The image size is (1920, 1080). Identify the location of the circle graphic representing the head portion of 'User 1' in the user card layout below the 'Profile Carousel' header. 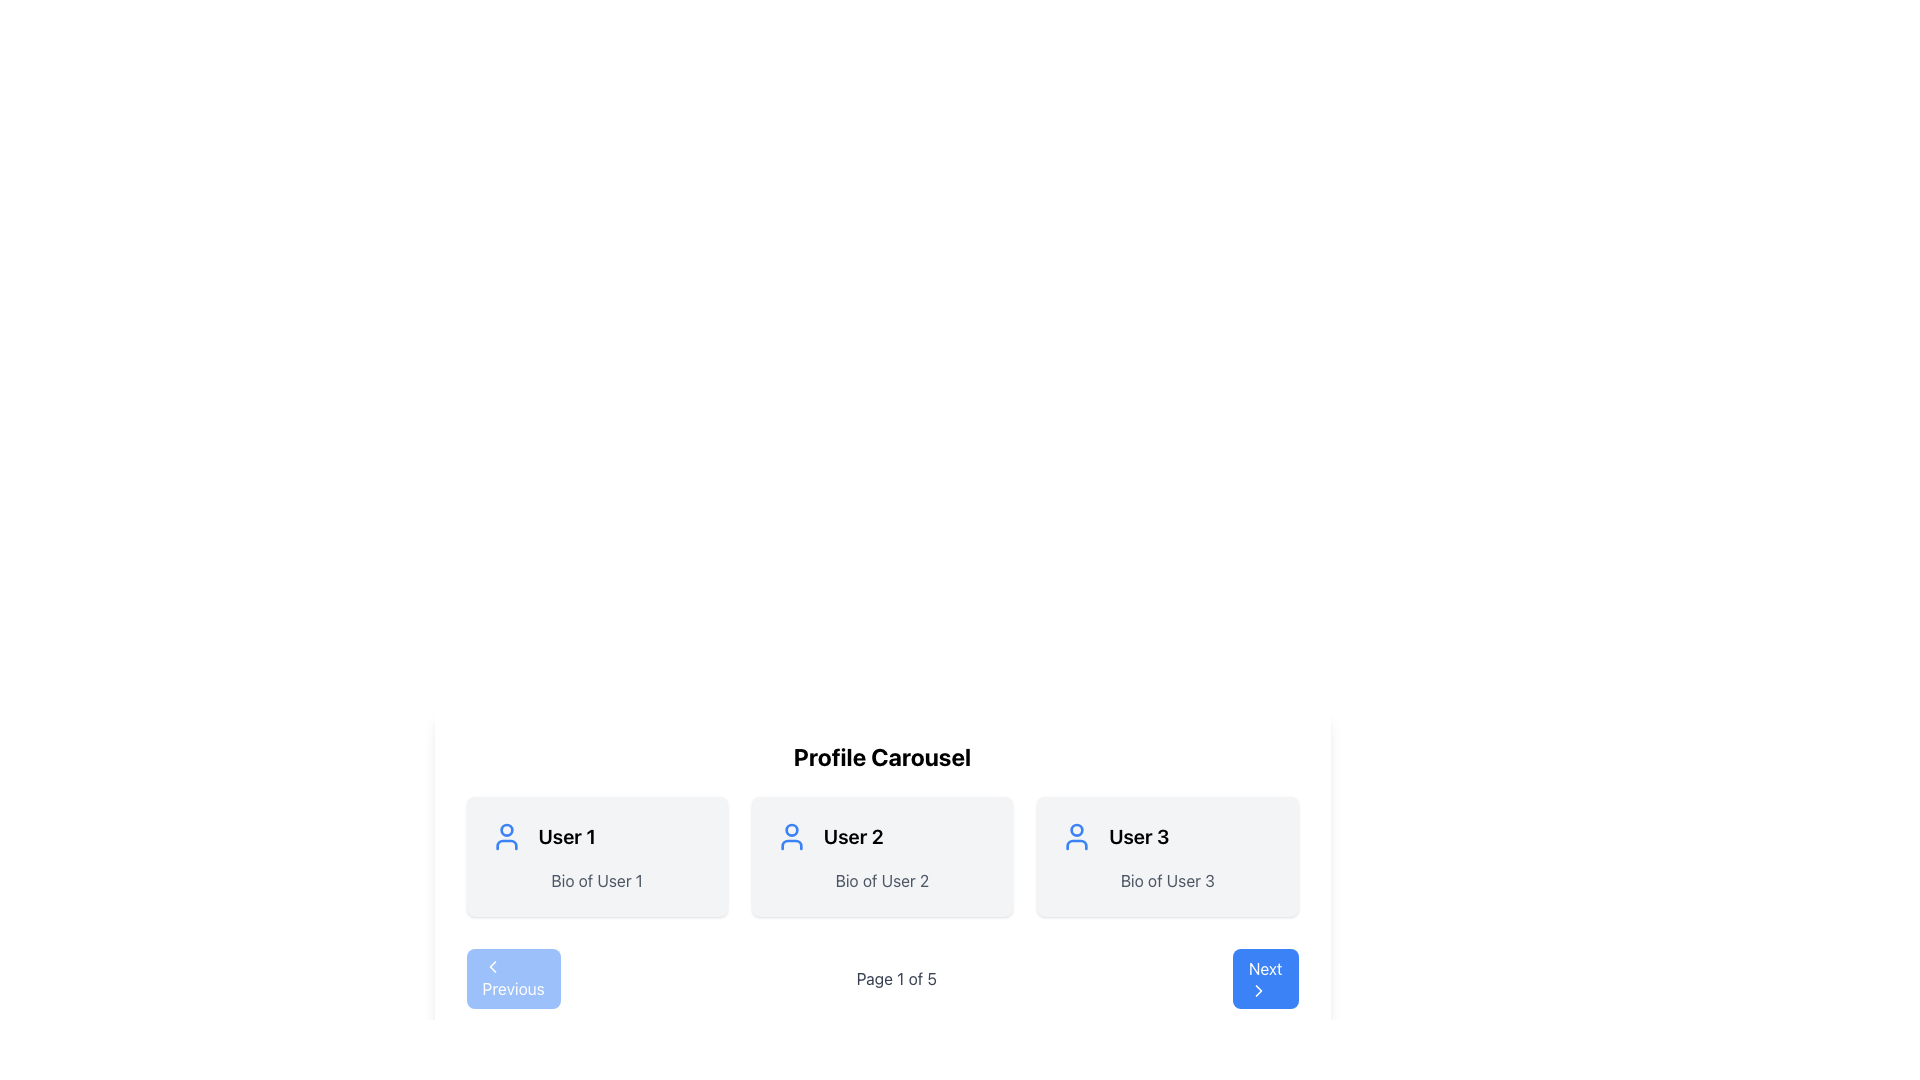
(506, 830).